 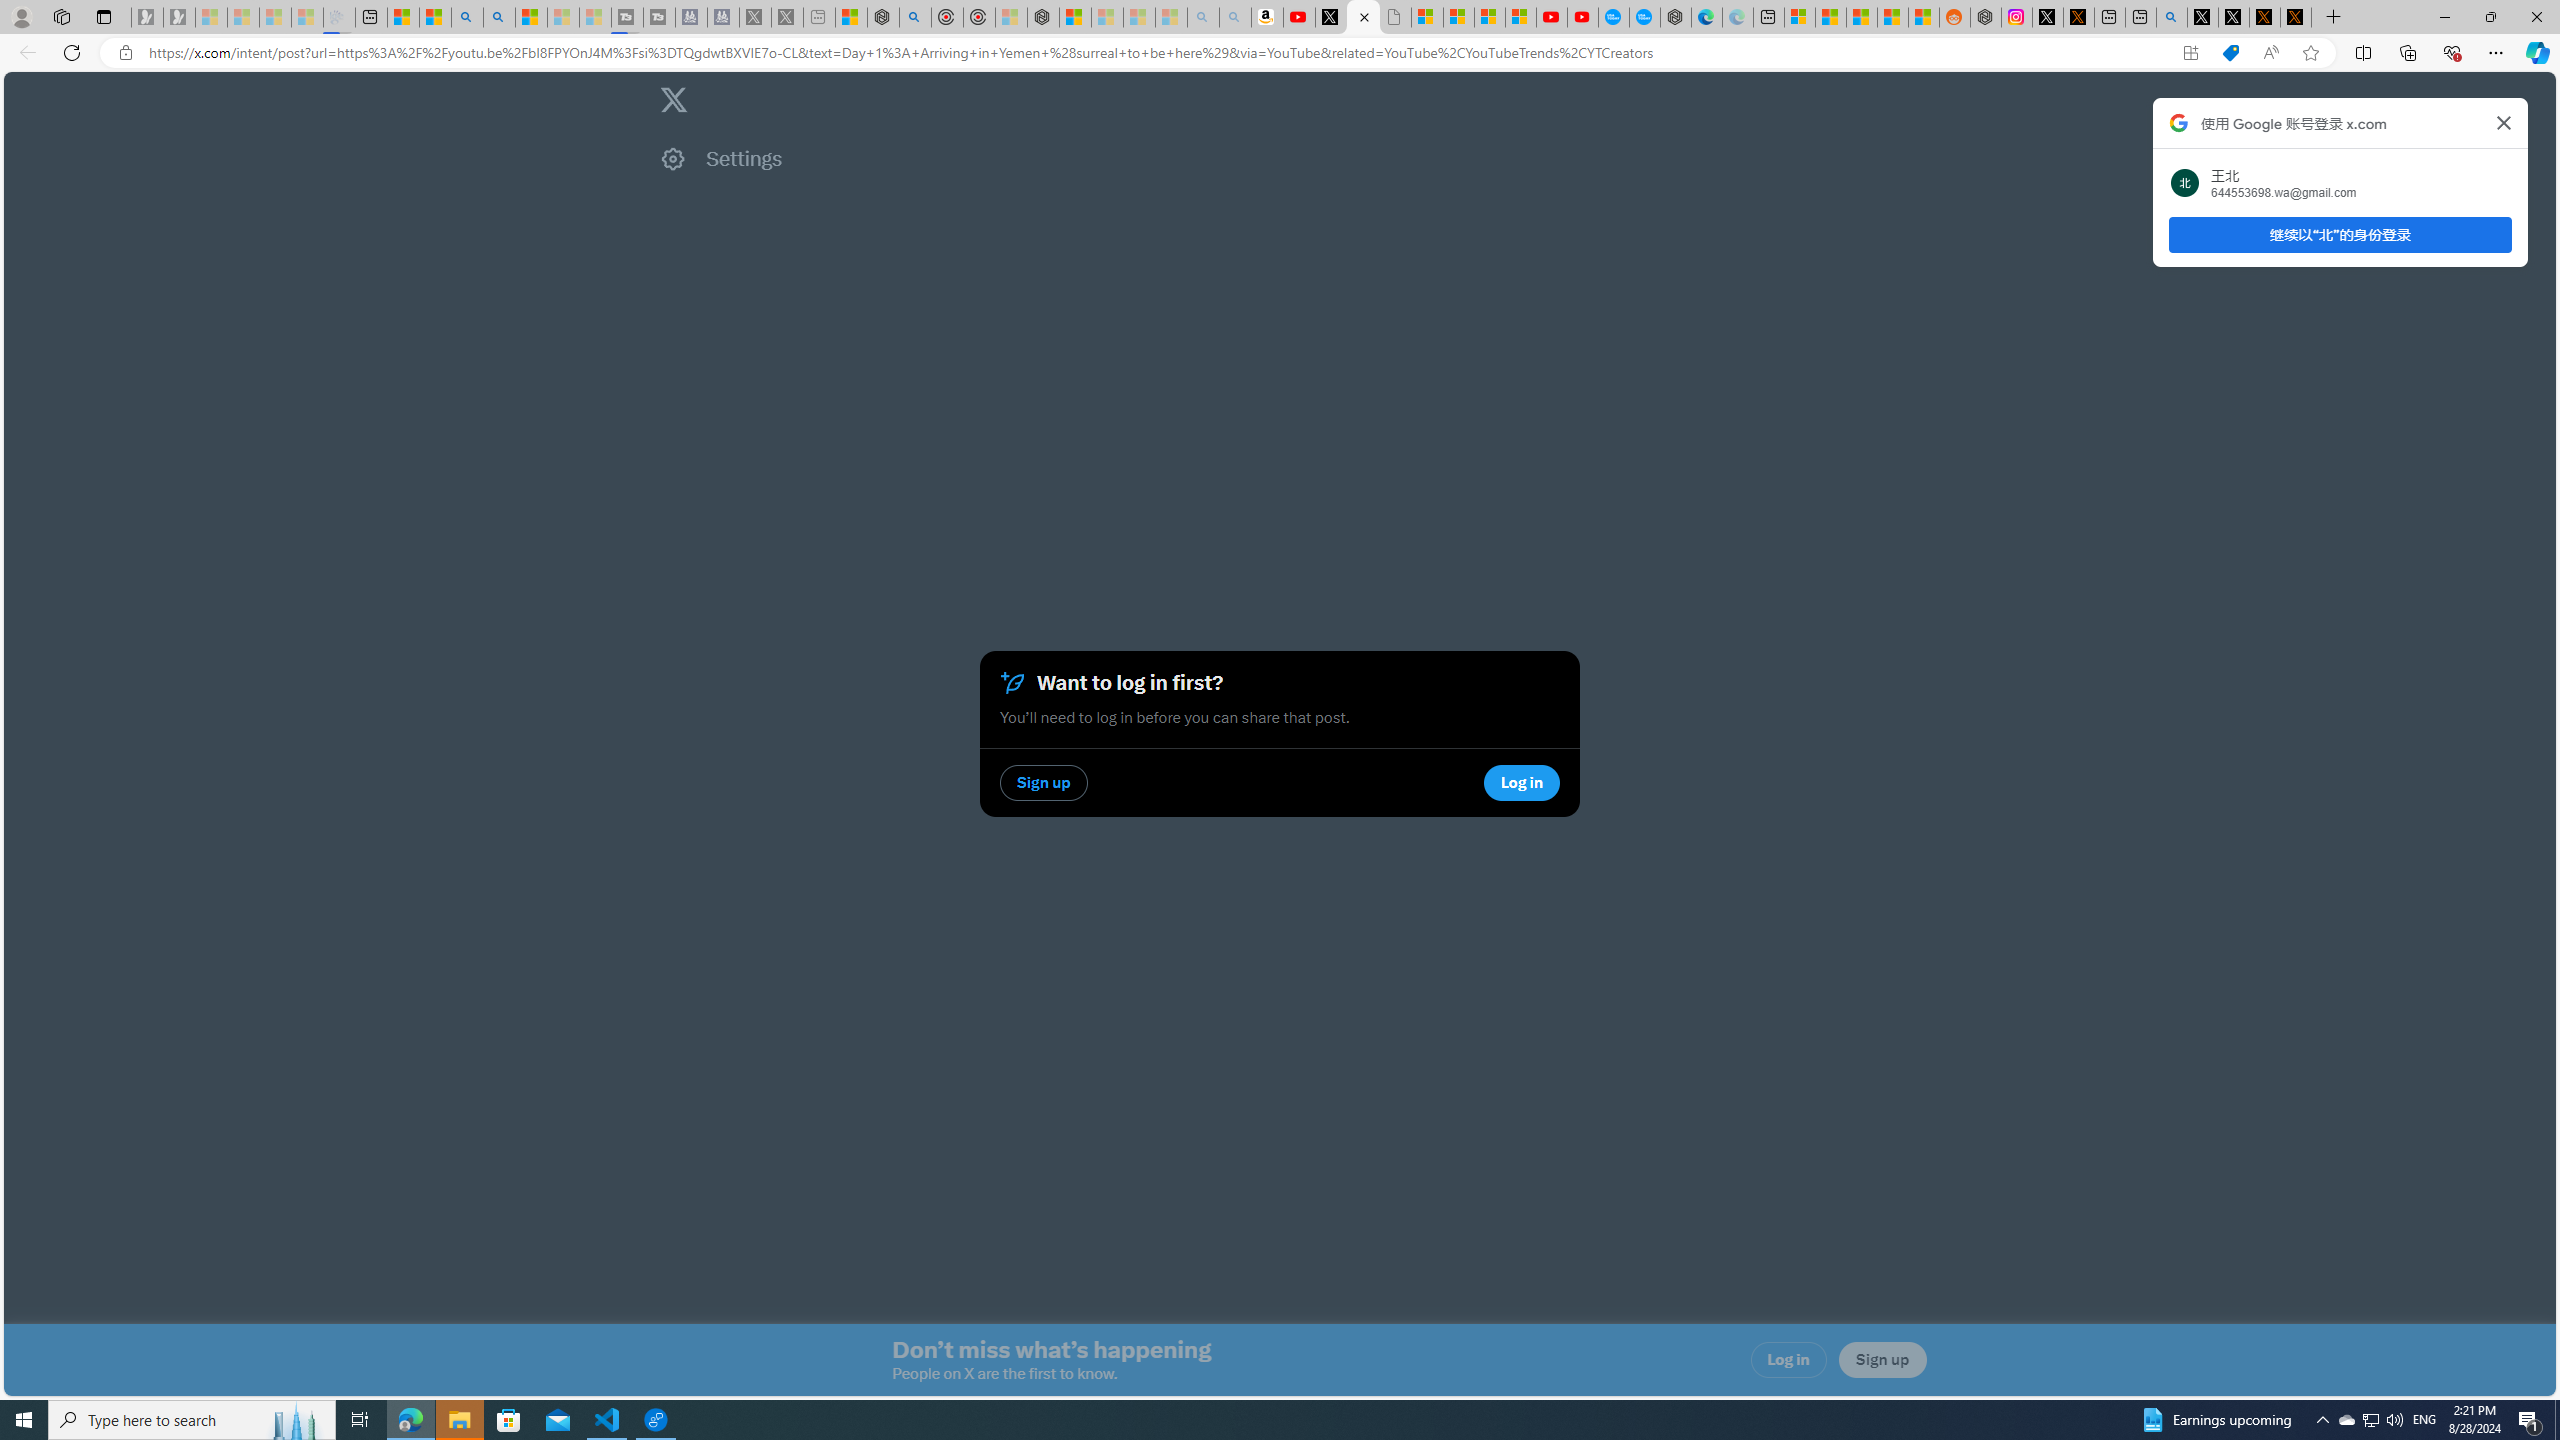 What do you see at coordinates (2190, 53) in the screenshot?
I see `'App available. Install X'` at bounding box center [2190, 53].